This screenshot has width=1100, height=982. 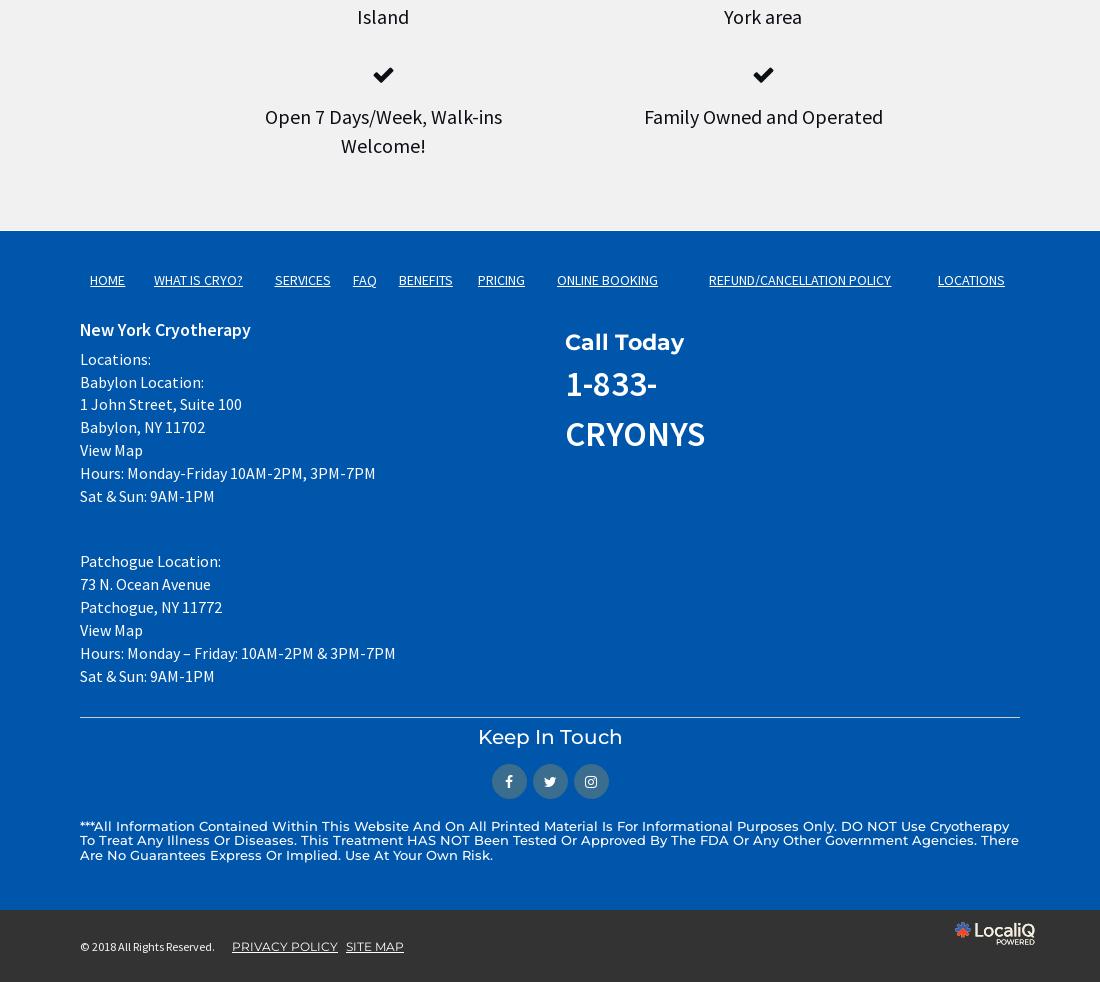 I want to click on 'Patchogue Location:', so click(x=149, y=560).